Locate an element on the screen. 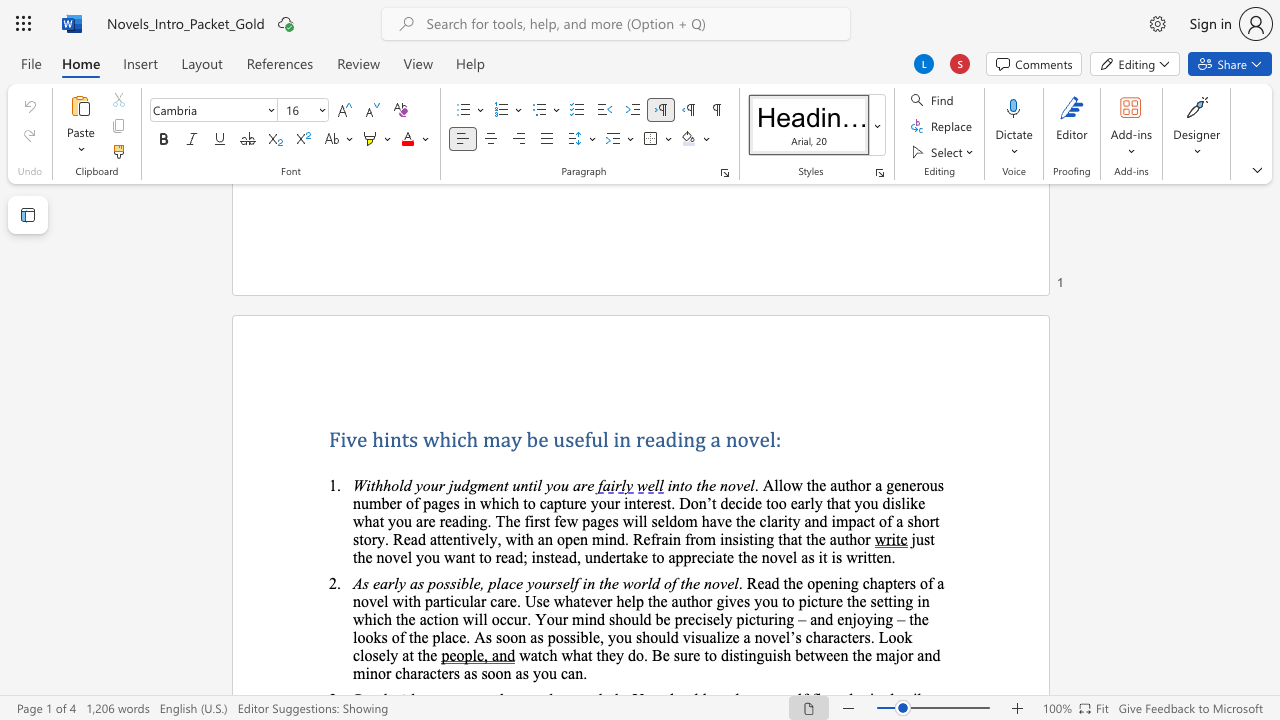 Image resolution: width=1280 pixels, height=720 pixels. the 1th character "d" in the text is located at coordinates (406, 485).